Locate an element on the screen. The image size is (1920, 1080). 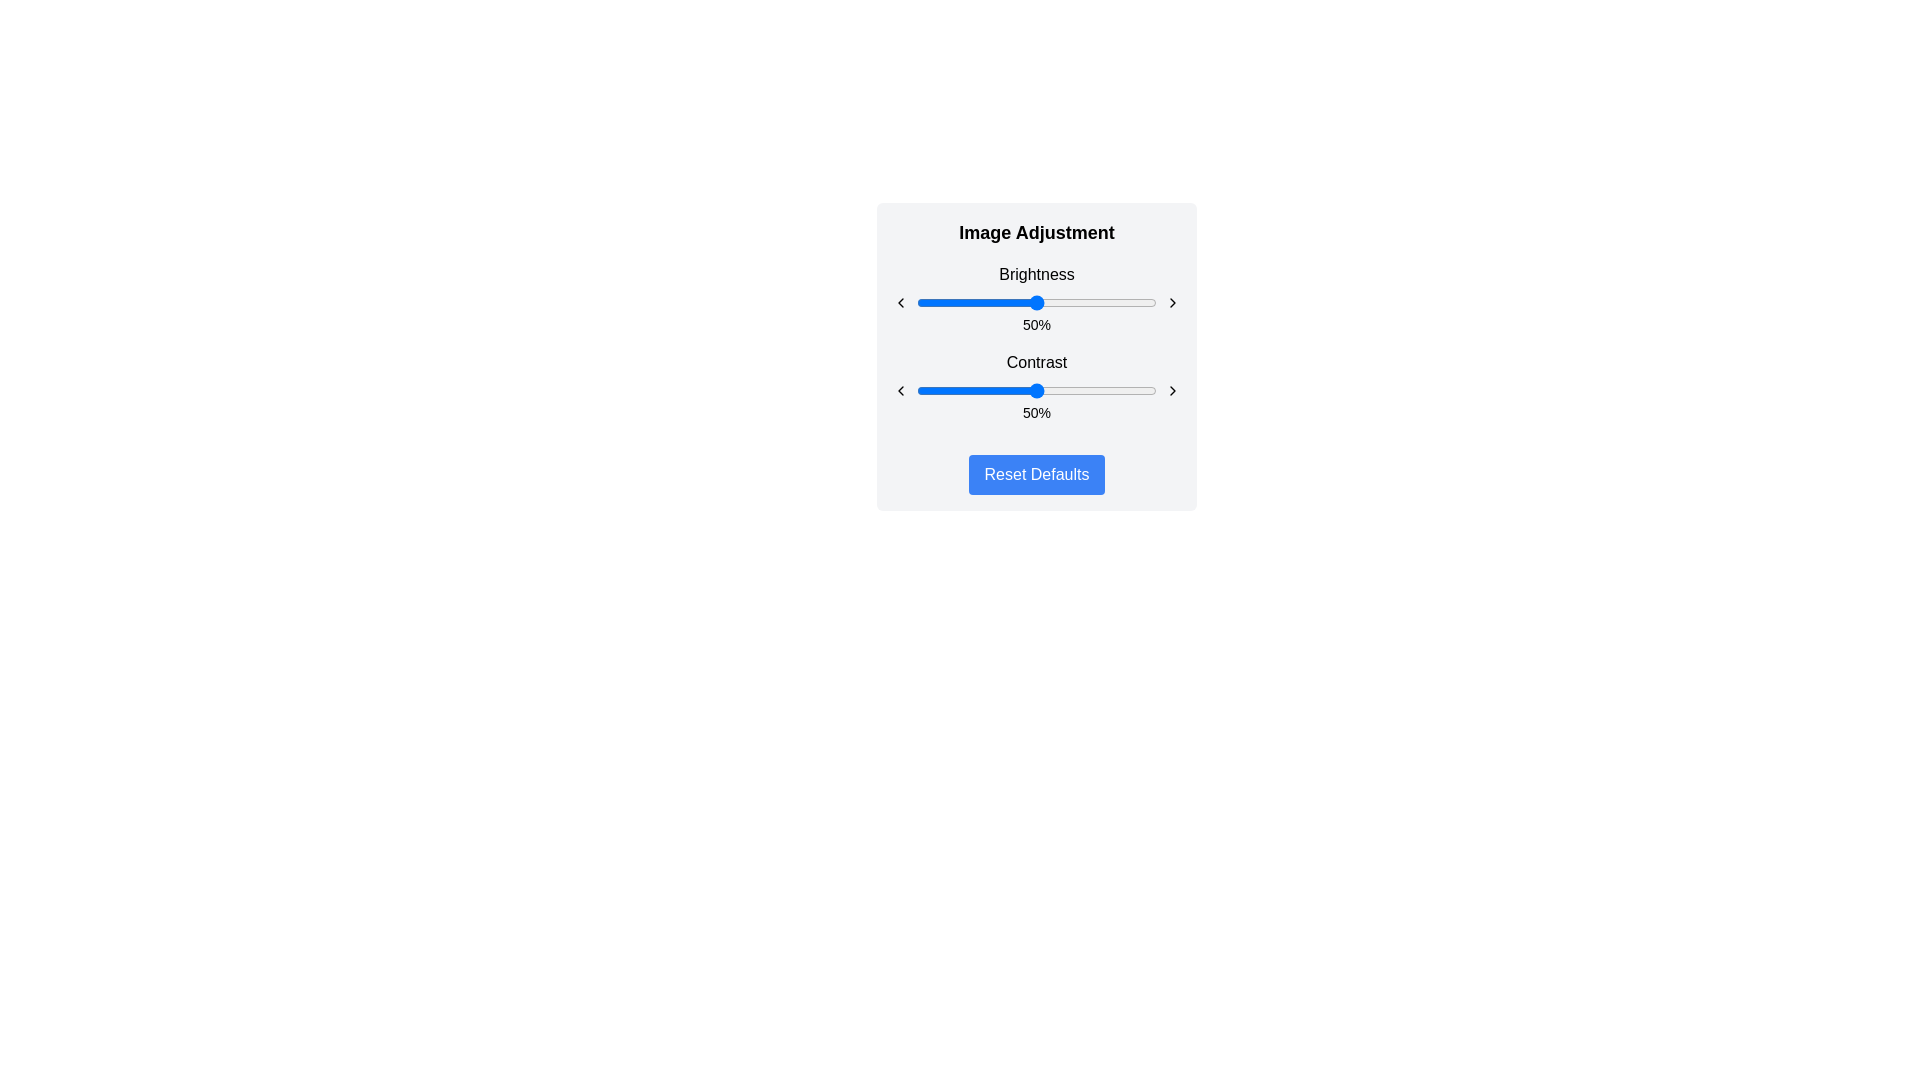
the text label displaying '50%' which indicates the current brightness level below the brightness slider is located at coordinates (1036, 323).